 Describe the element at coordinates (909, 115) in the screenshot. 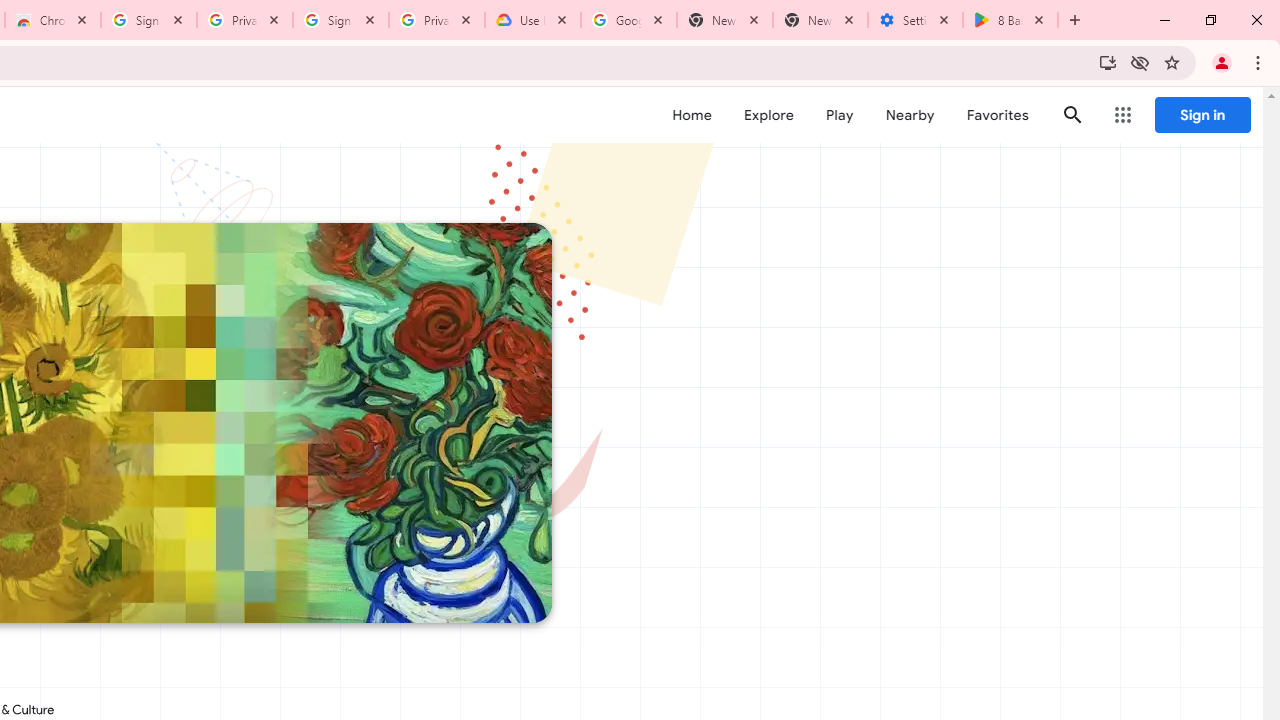

I see `'Nearby'` at that location.